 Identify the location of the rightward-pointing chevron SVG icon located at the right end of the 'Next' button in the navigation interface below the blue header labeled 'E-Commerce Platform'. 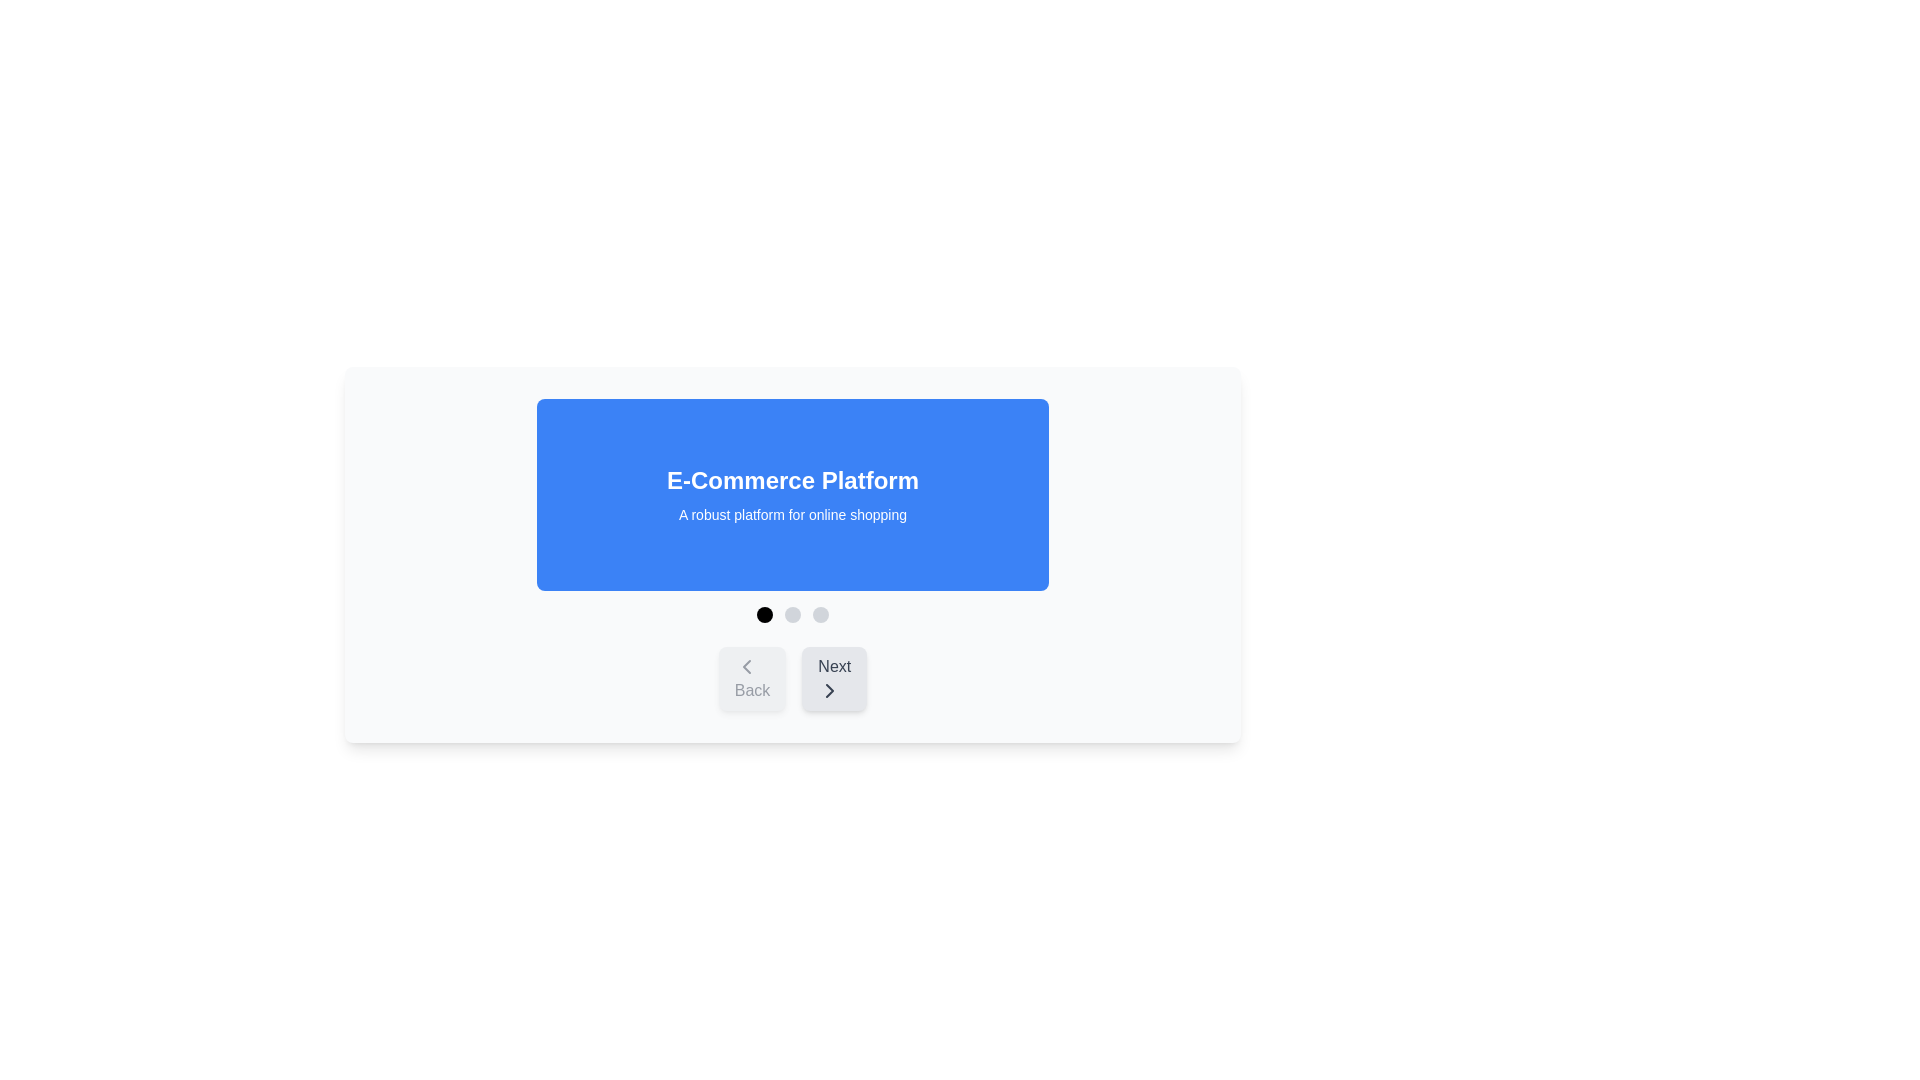
(830, 689).